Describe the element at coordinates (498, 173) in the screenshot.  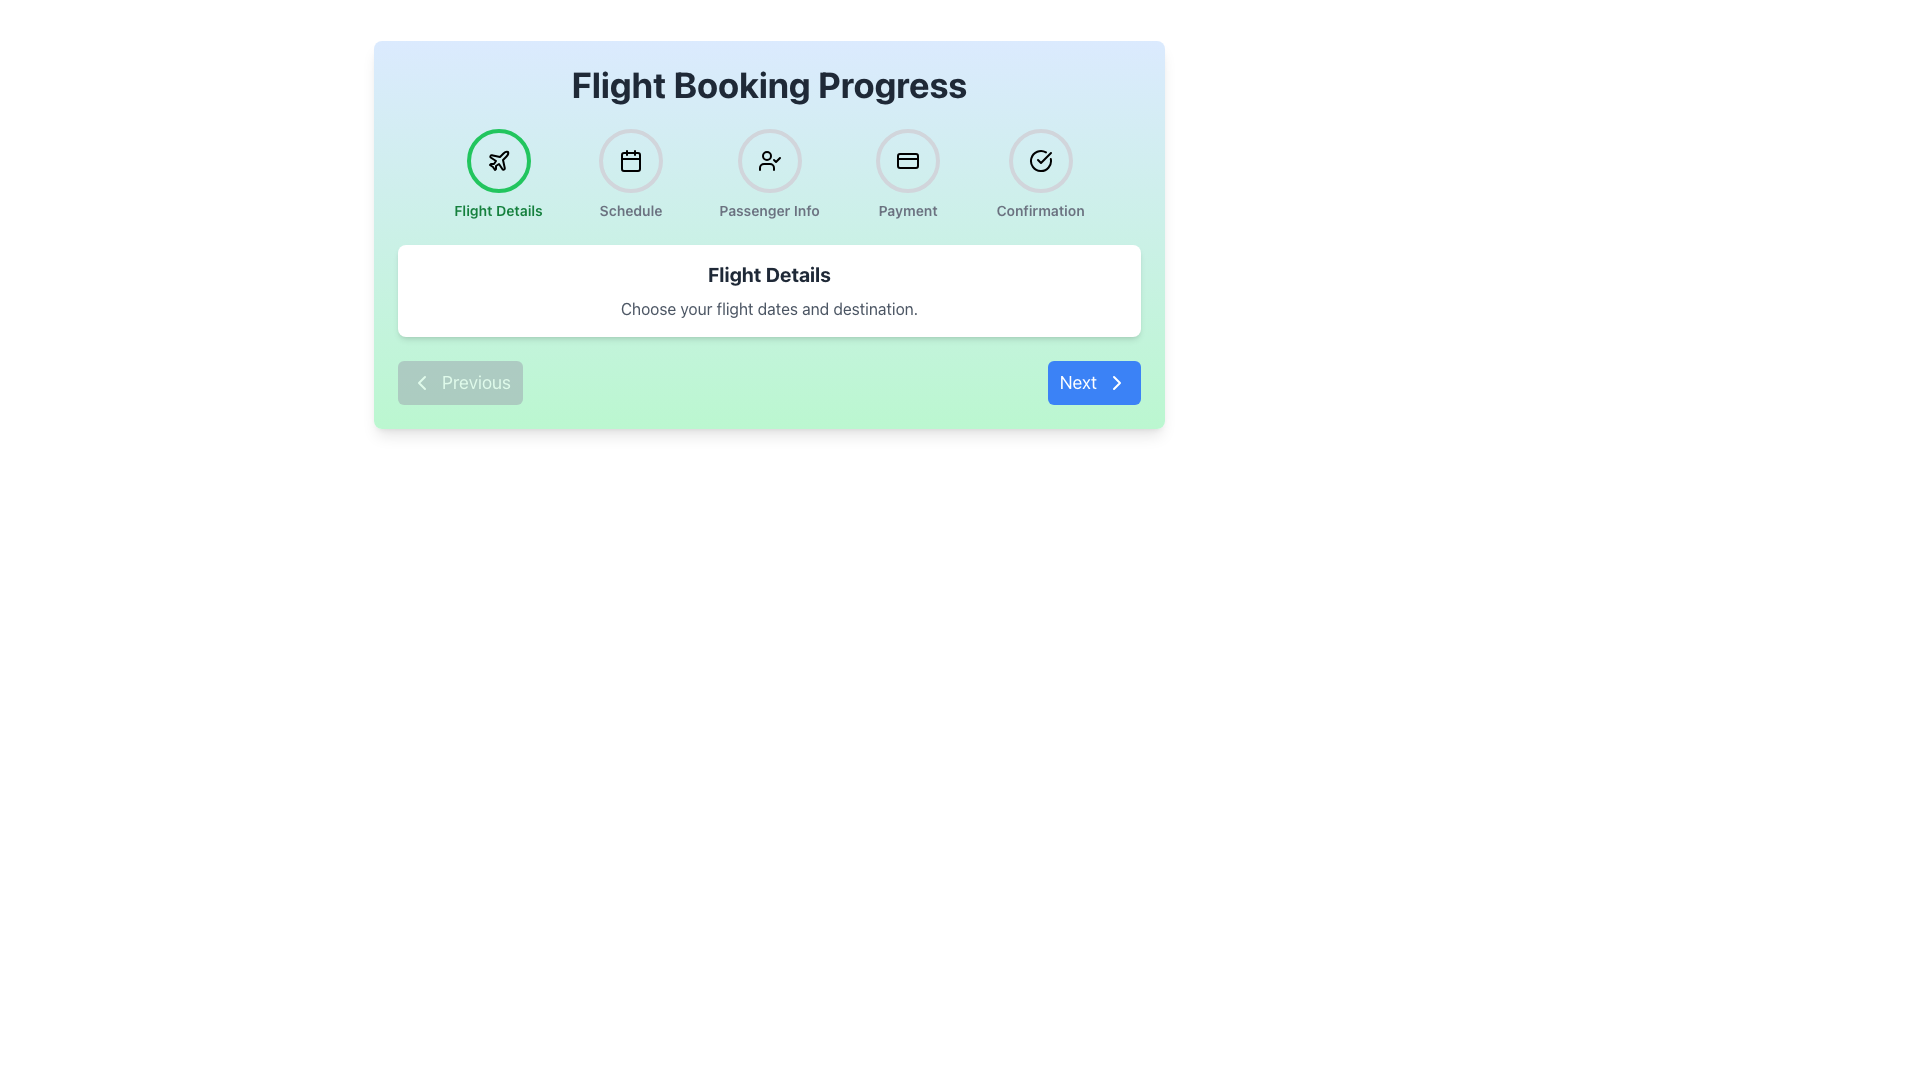
I see `the 'Flight Details' step indicator` at that location.